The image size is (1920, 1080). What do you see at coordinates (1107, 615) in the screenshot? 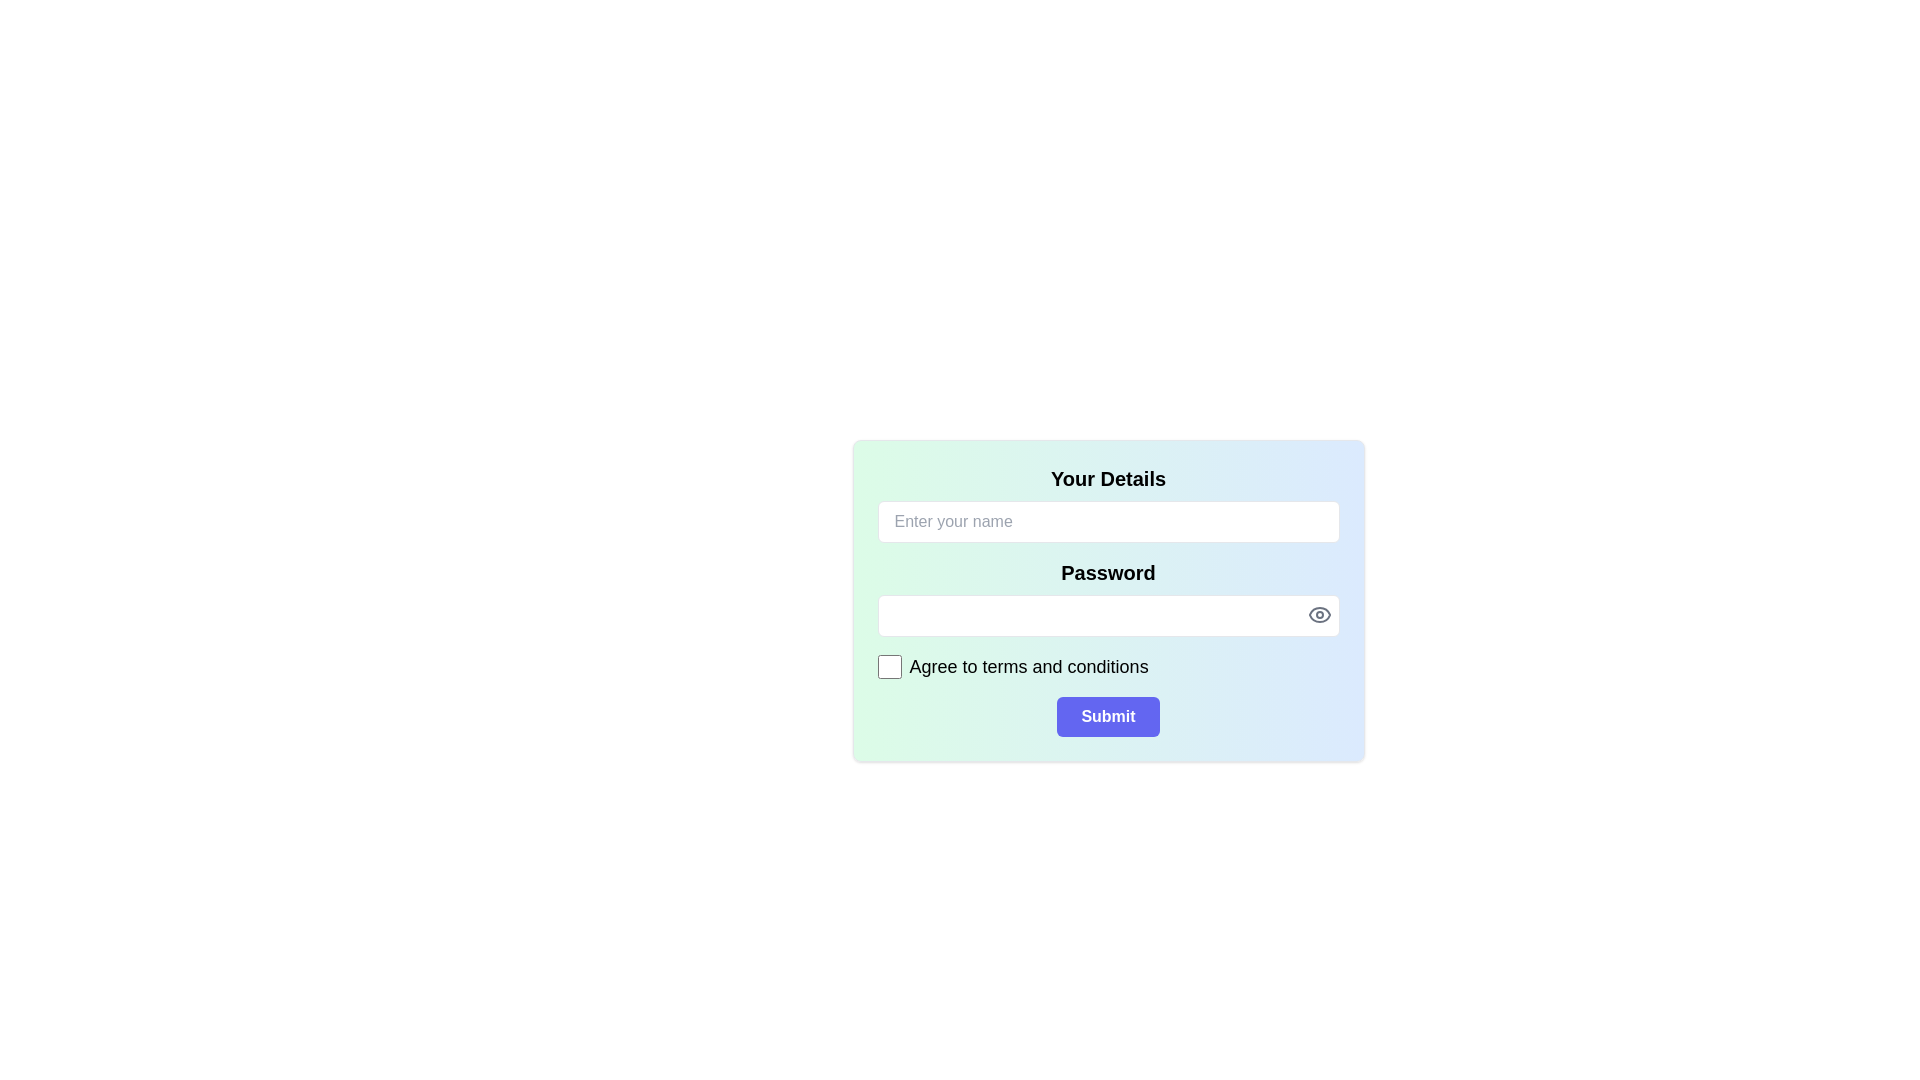
I see `and drop text into the rectangular input field styled with rounded edges located below the 'Password' label` at bounding box center [1107, 615].